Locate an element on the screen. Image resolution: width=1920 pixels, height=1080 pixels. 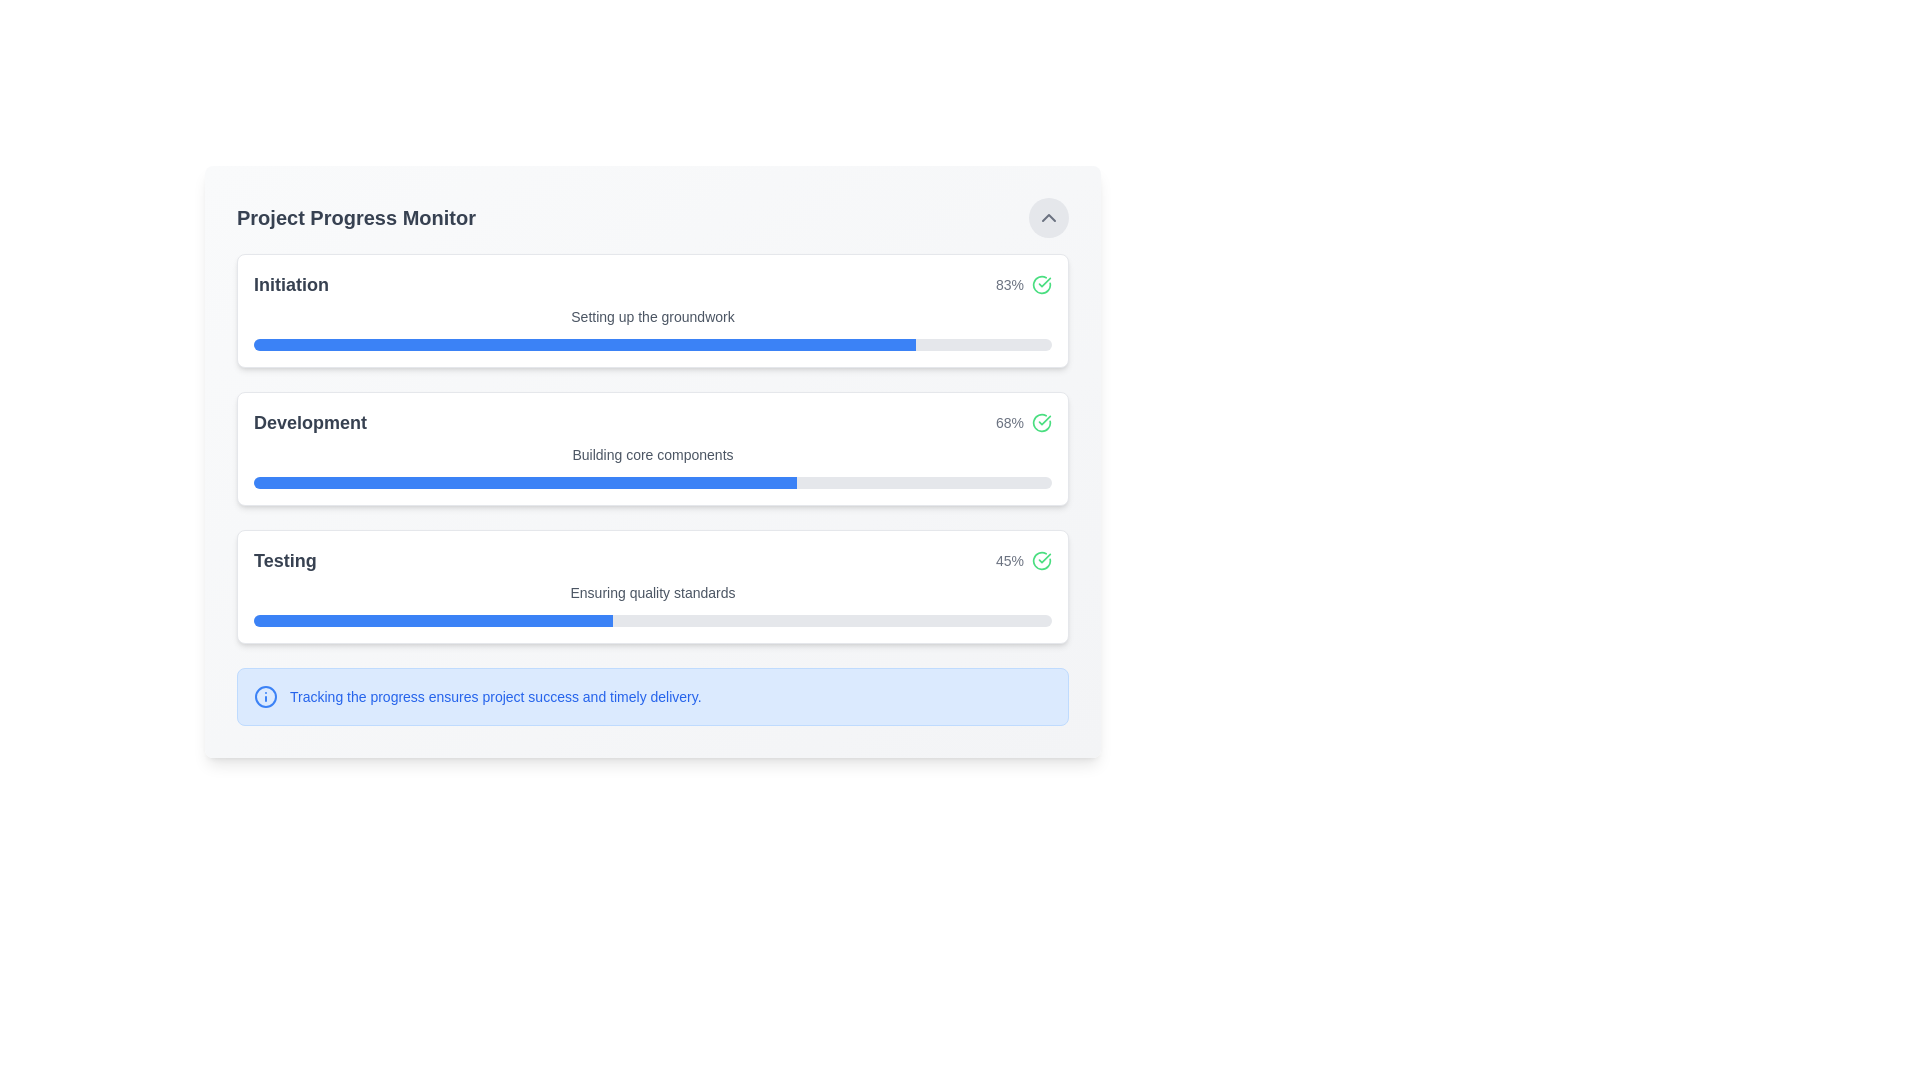
the text label reading 'Testing' which is styled with a large bold font and gray color, located in the third progress section above the progress bar is located at coordinates (284, 560).